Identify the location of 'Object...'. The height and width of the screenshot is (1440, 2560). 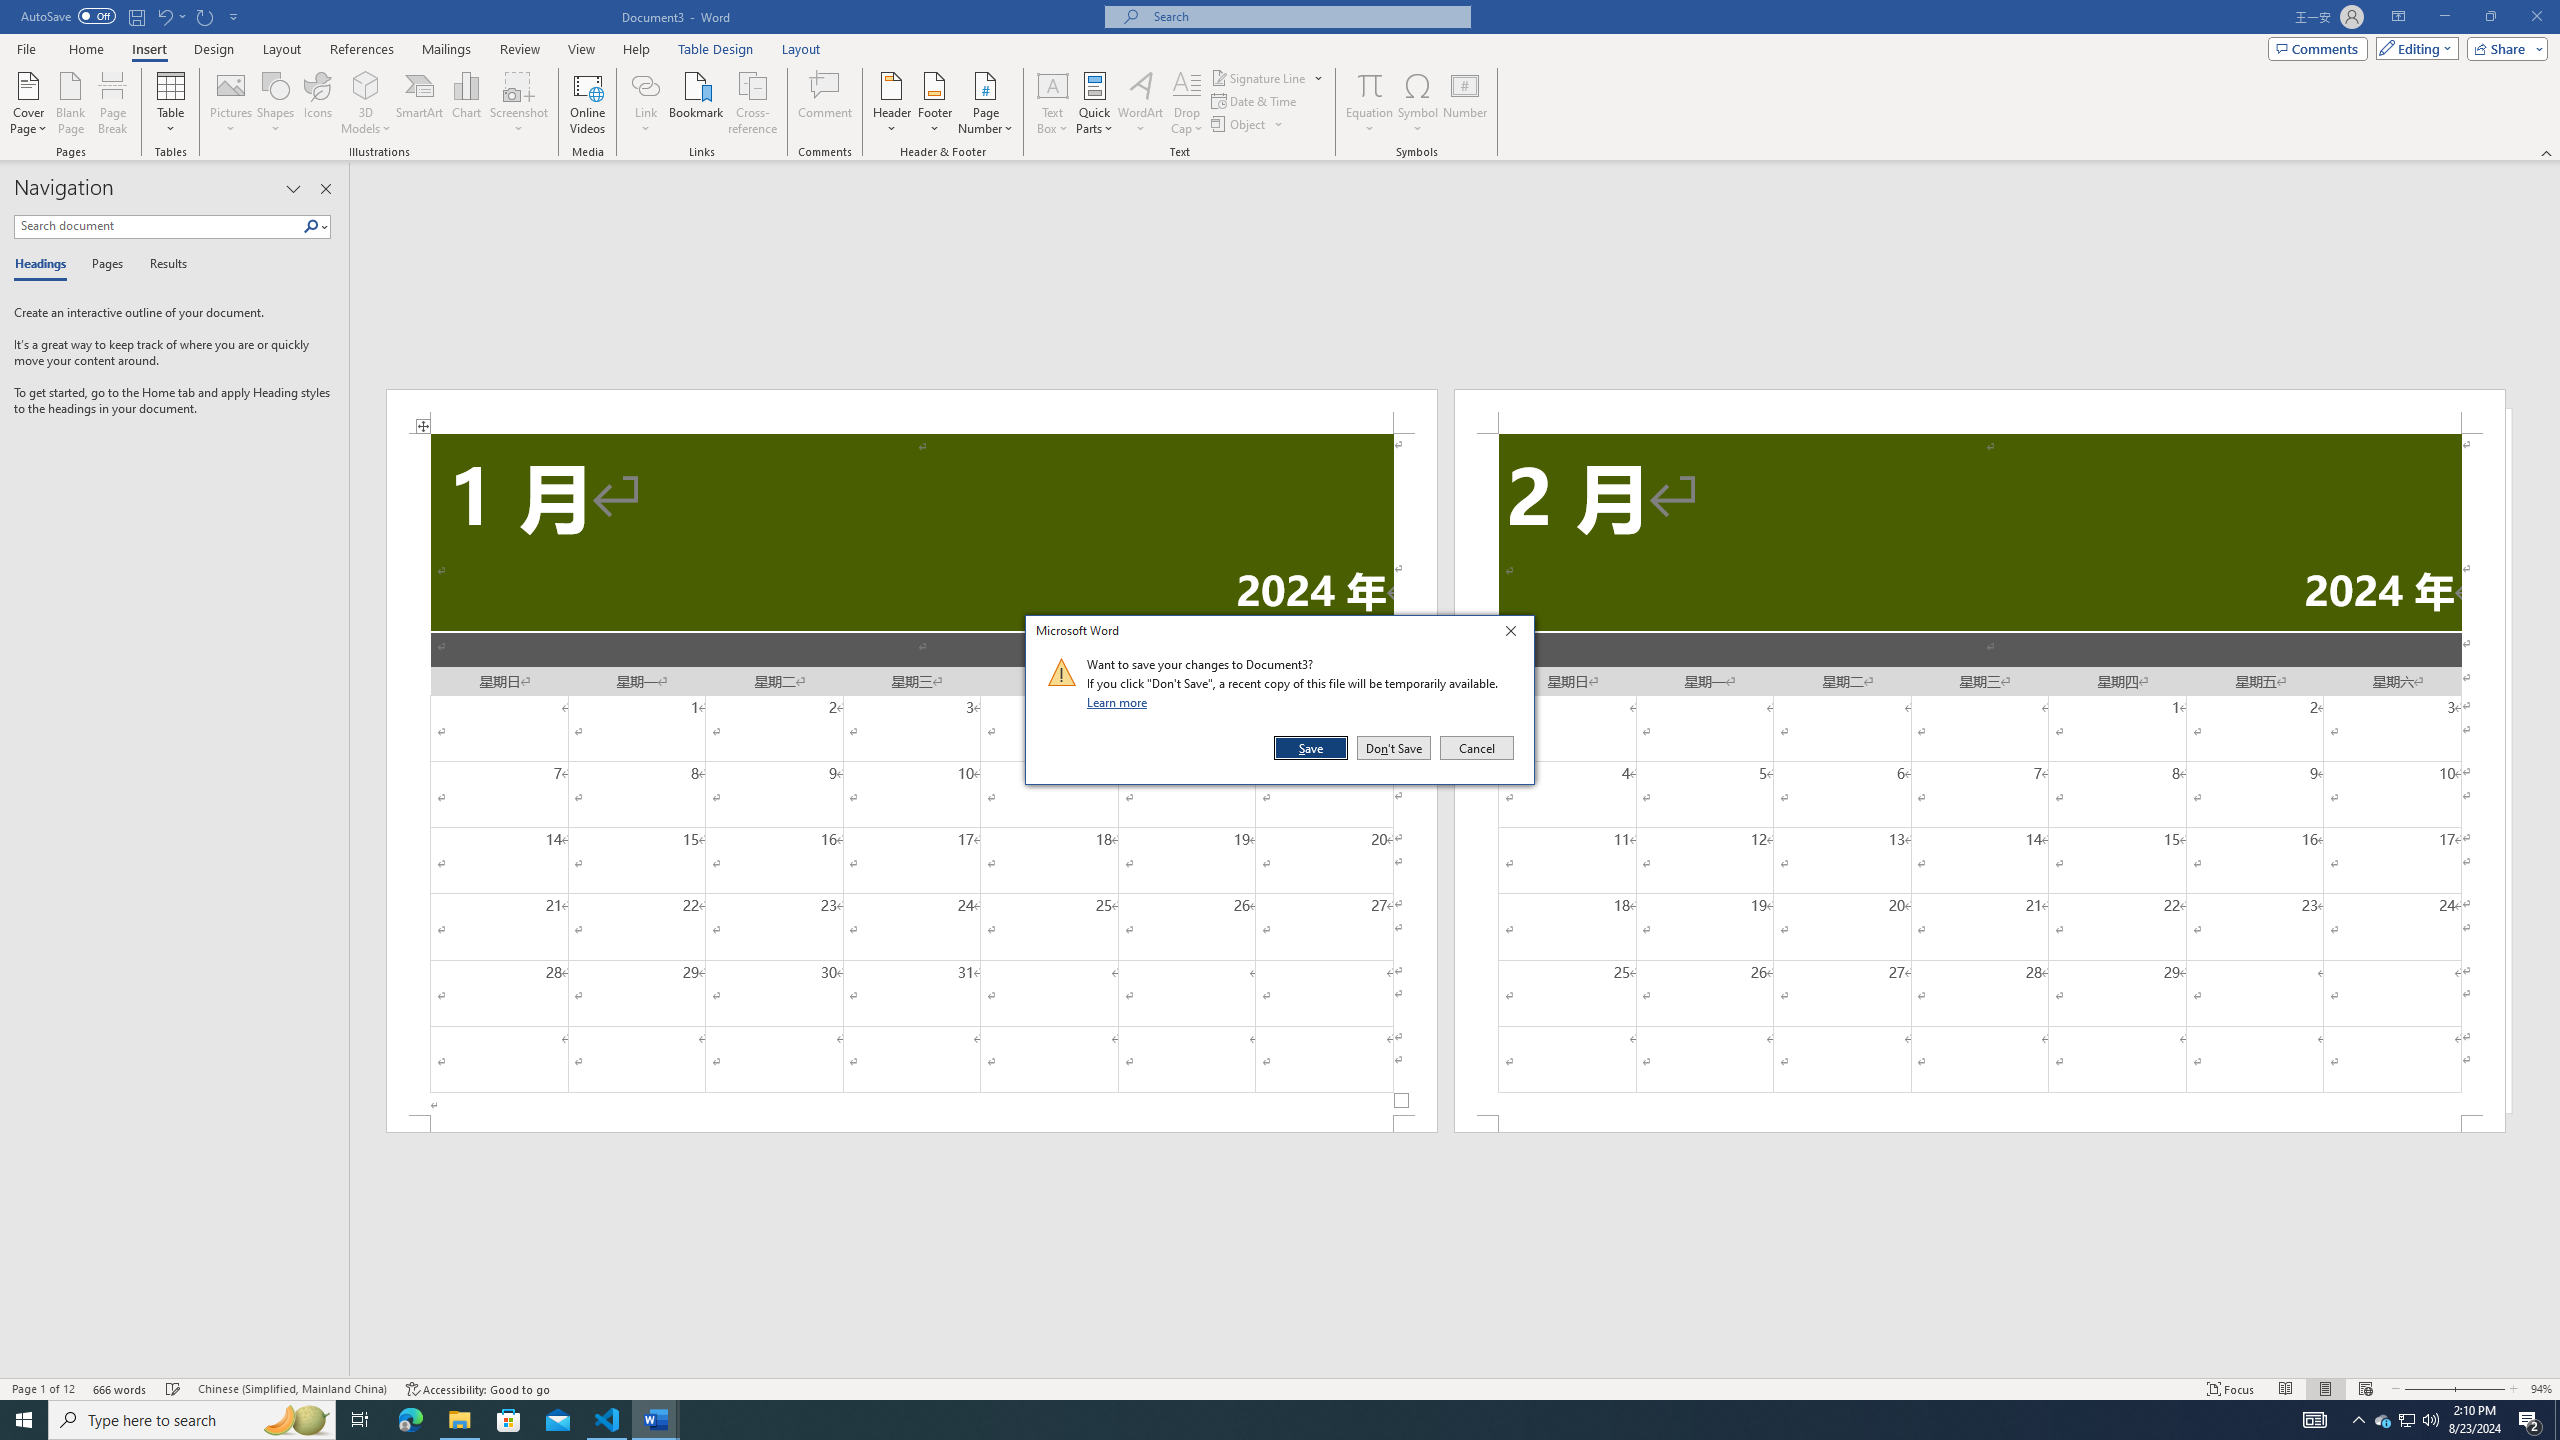
(1239, 122).